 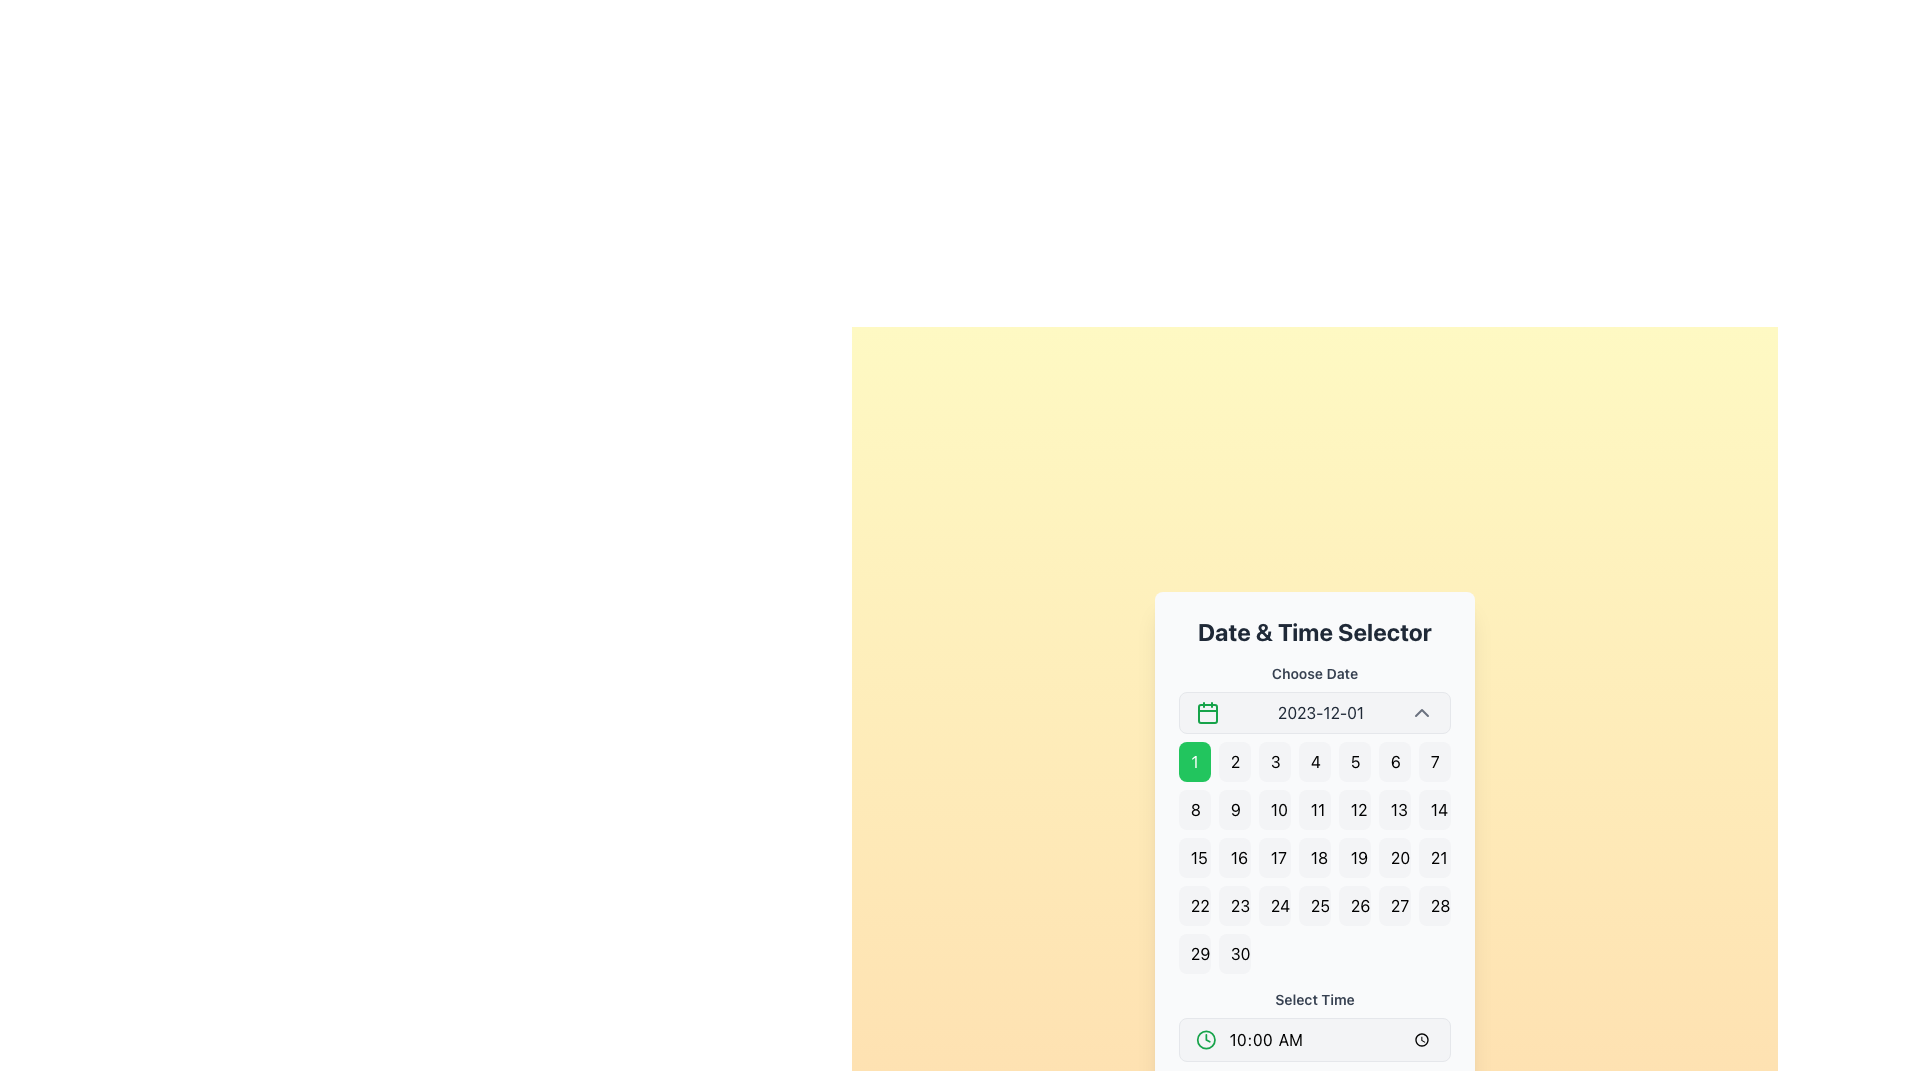 I want to click on the date selector button located in the bottom row, fourth column of the grid layout, so click(x=1274, y=906).